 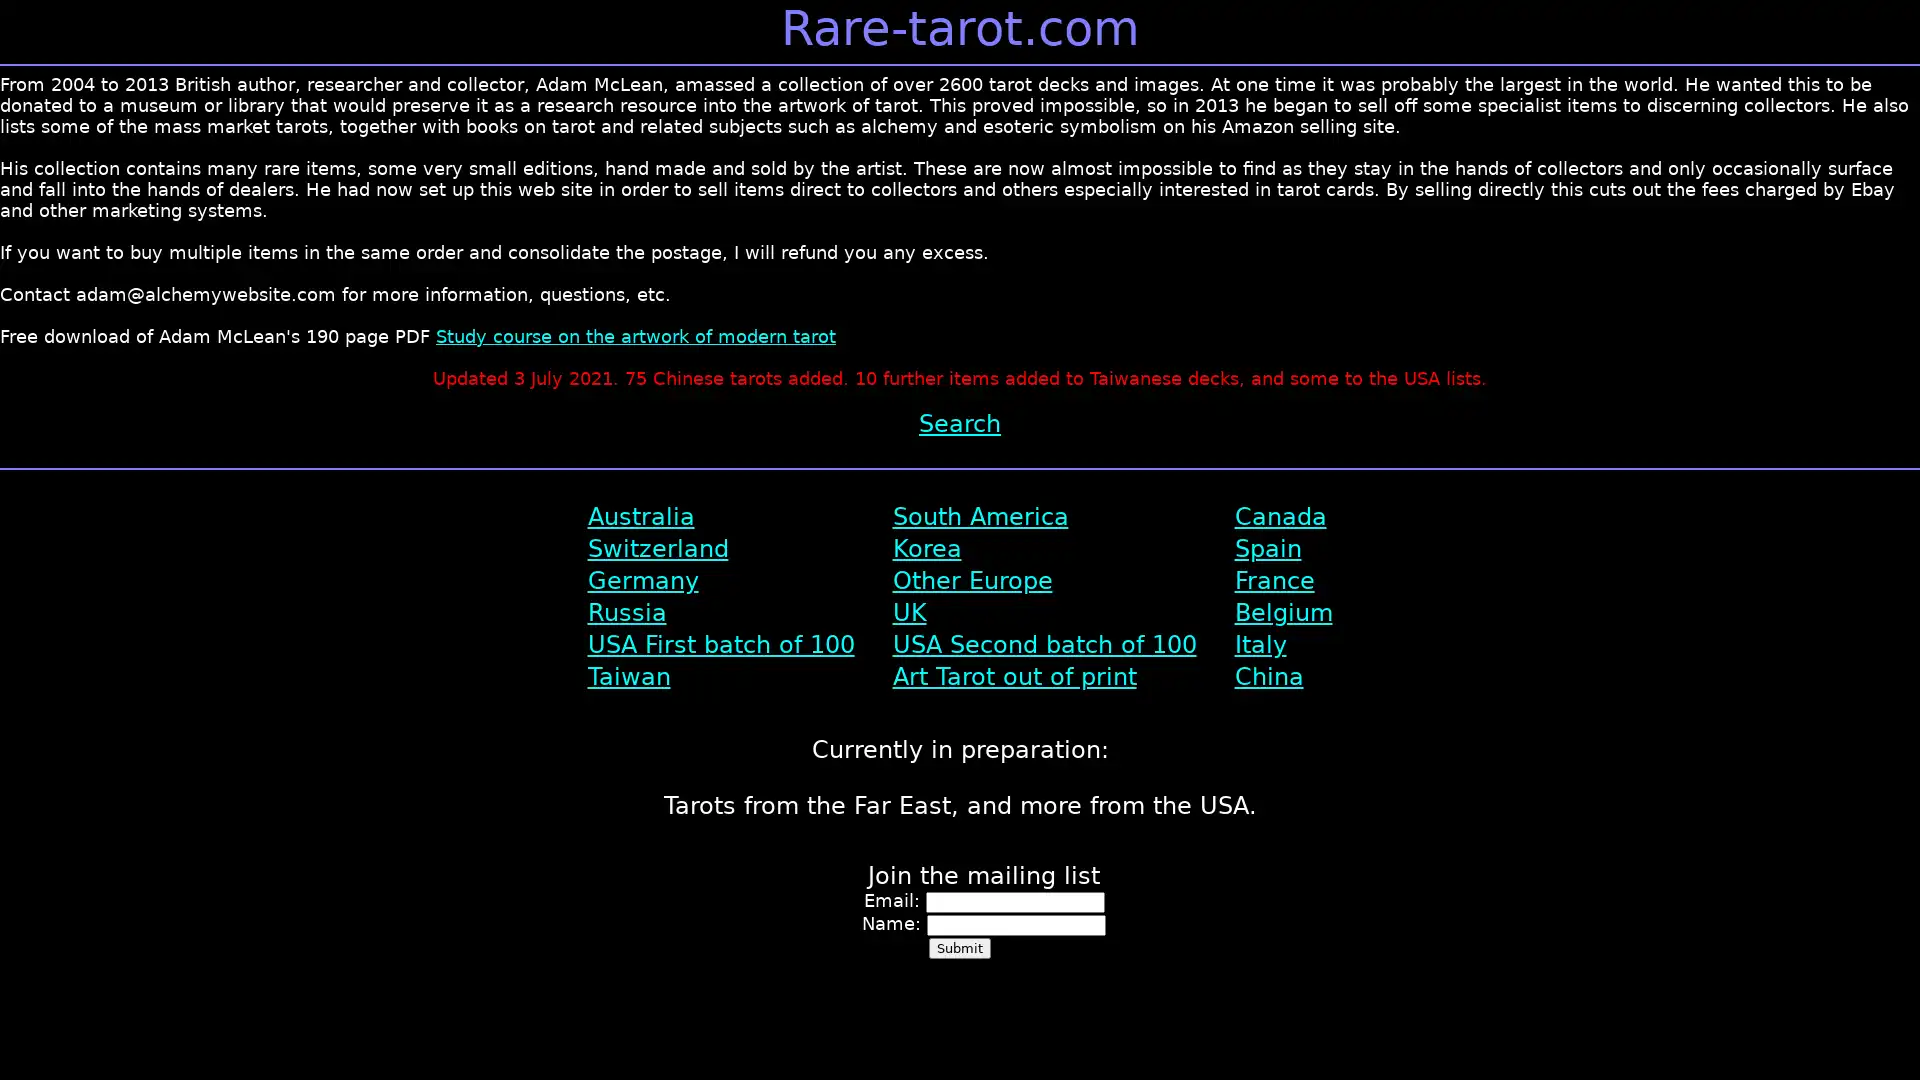 What do you see at coordinates (960, 947) in the screenshot?
I see `Submit` at bounding box center [960, 947].